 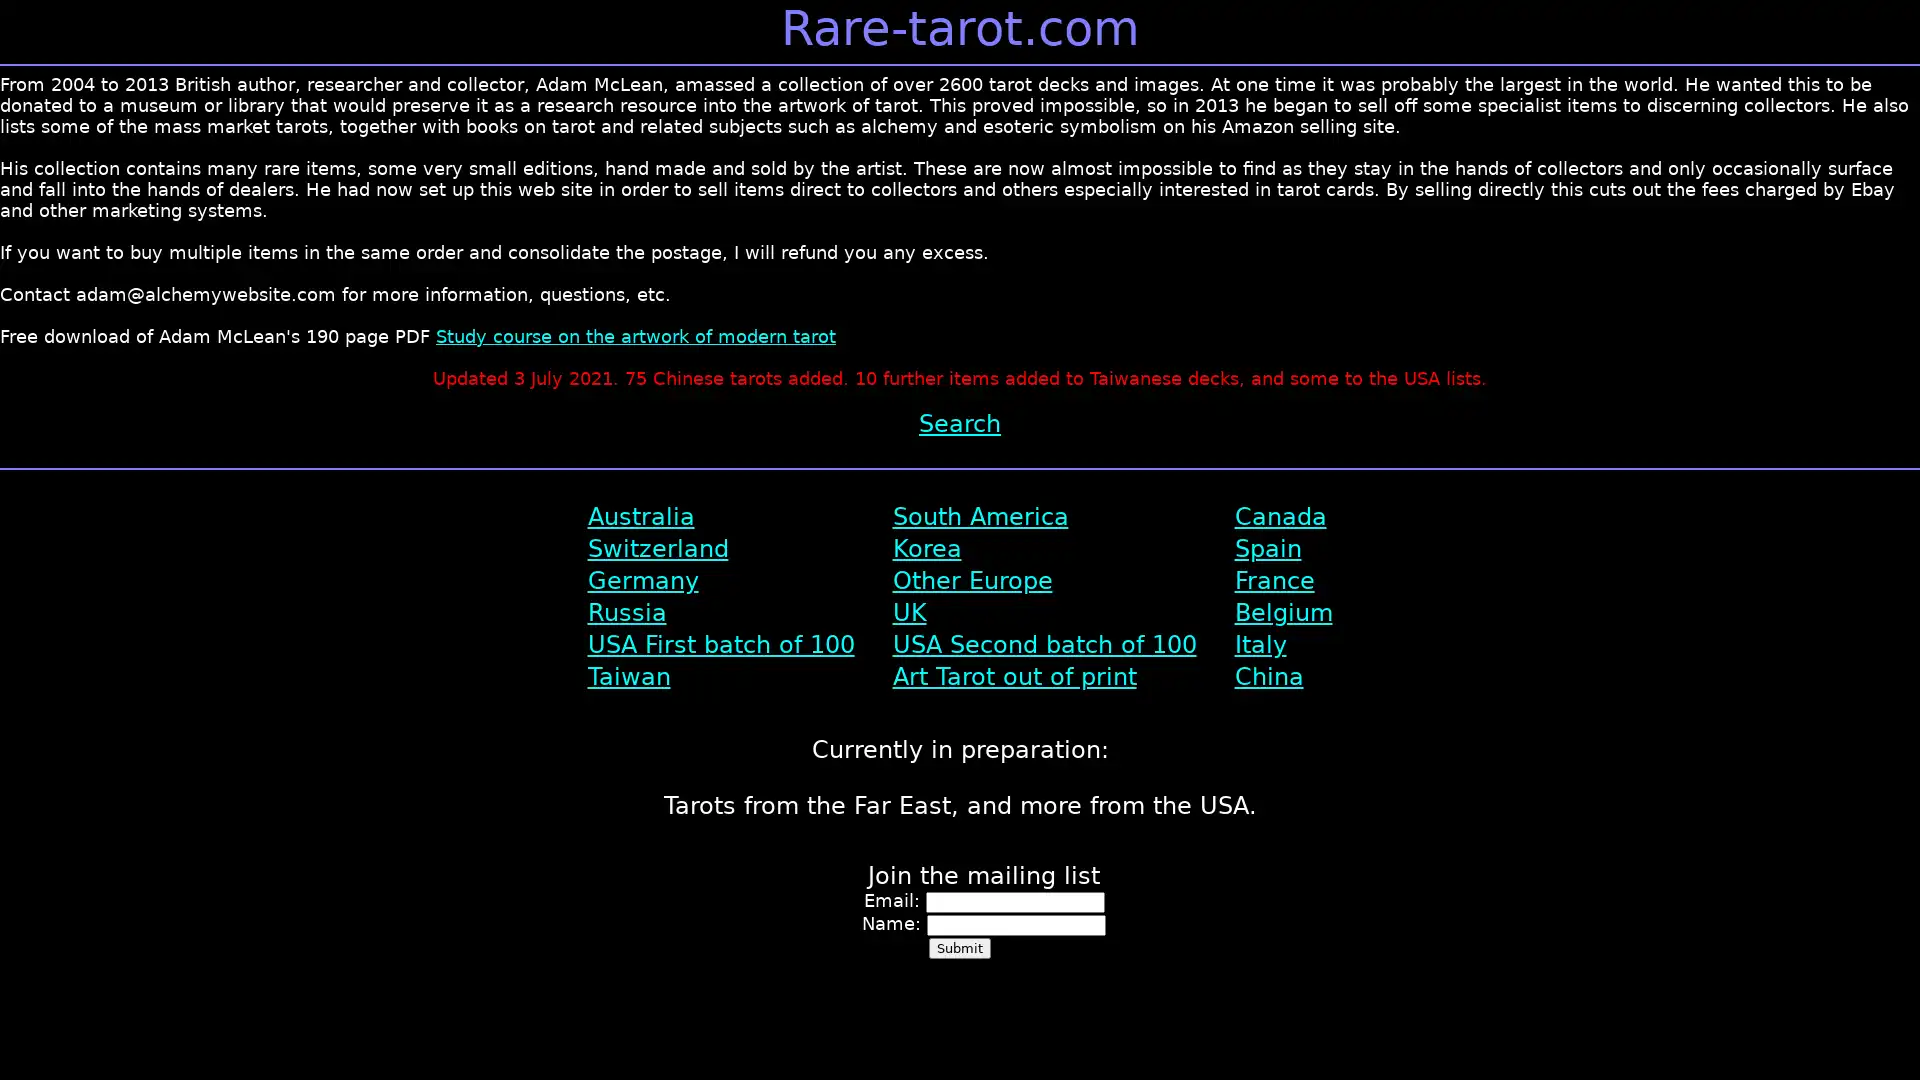 What do you see at coordinates (960, 947) in the screenshot?
I see `Submit` at bounding box center [960, 947].